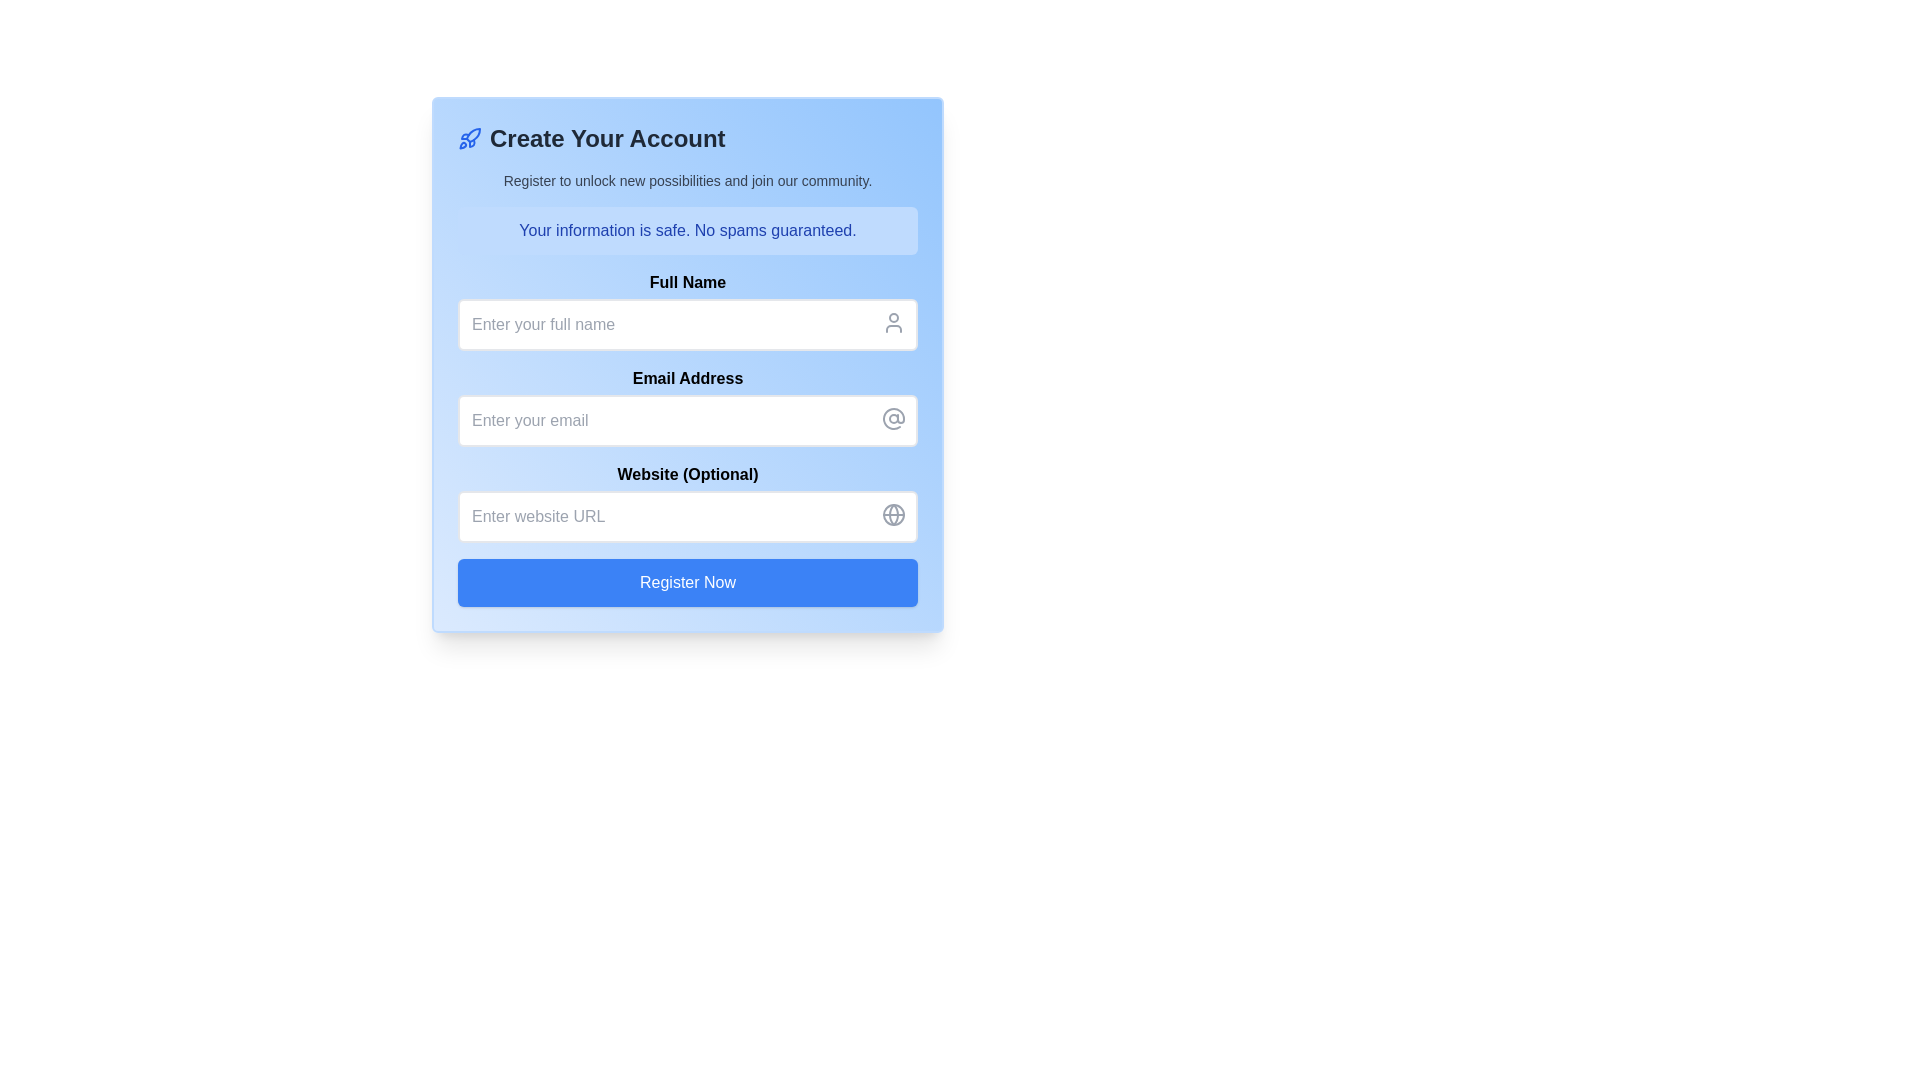  I want to click on the email-related icon located to the right of the 'Email Address' input field, which serves as a visual representation providing contextual assistance, so click(892, 418).